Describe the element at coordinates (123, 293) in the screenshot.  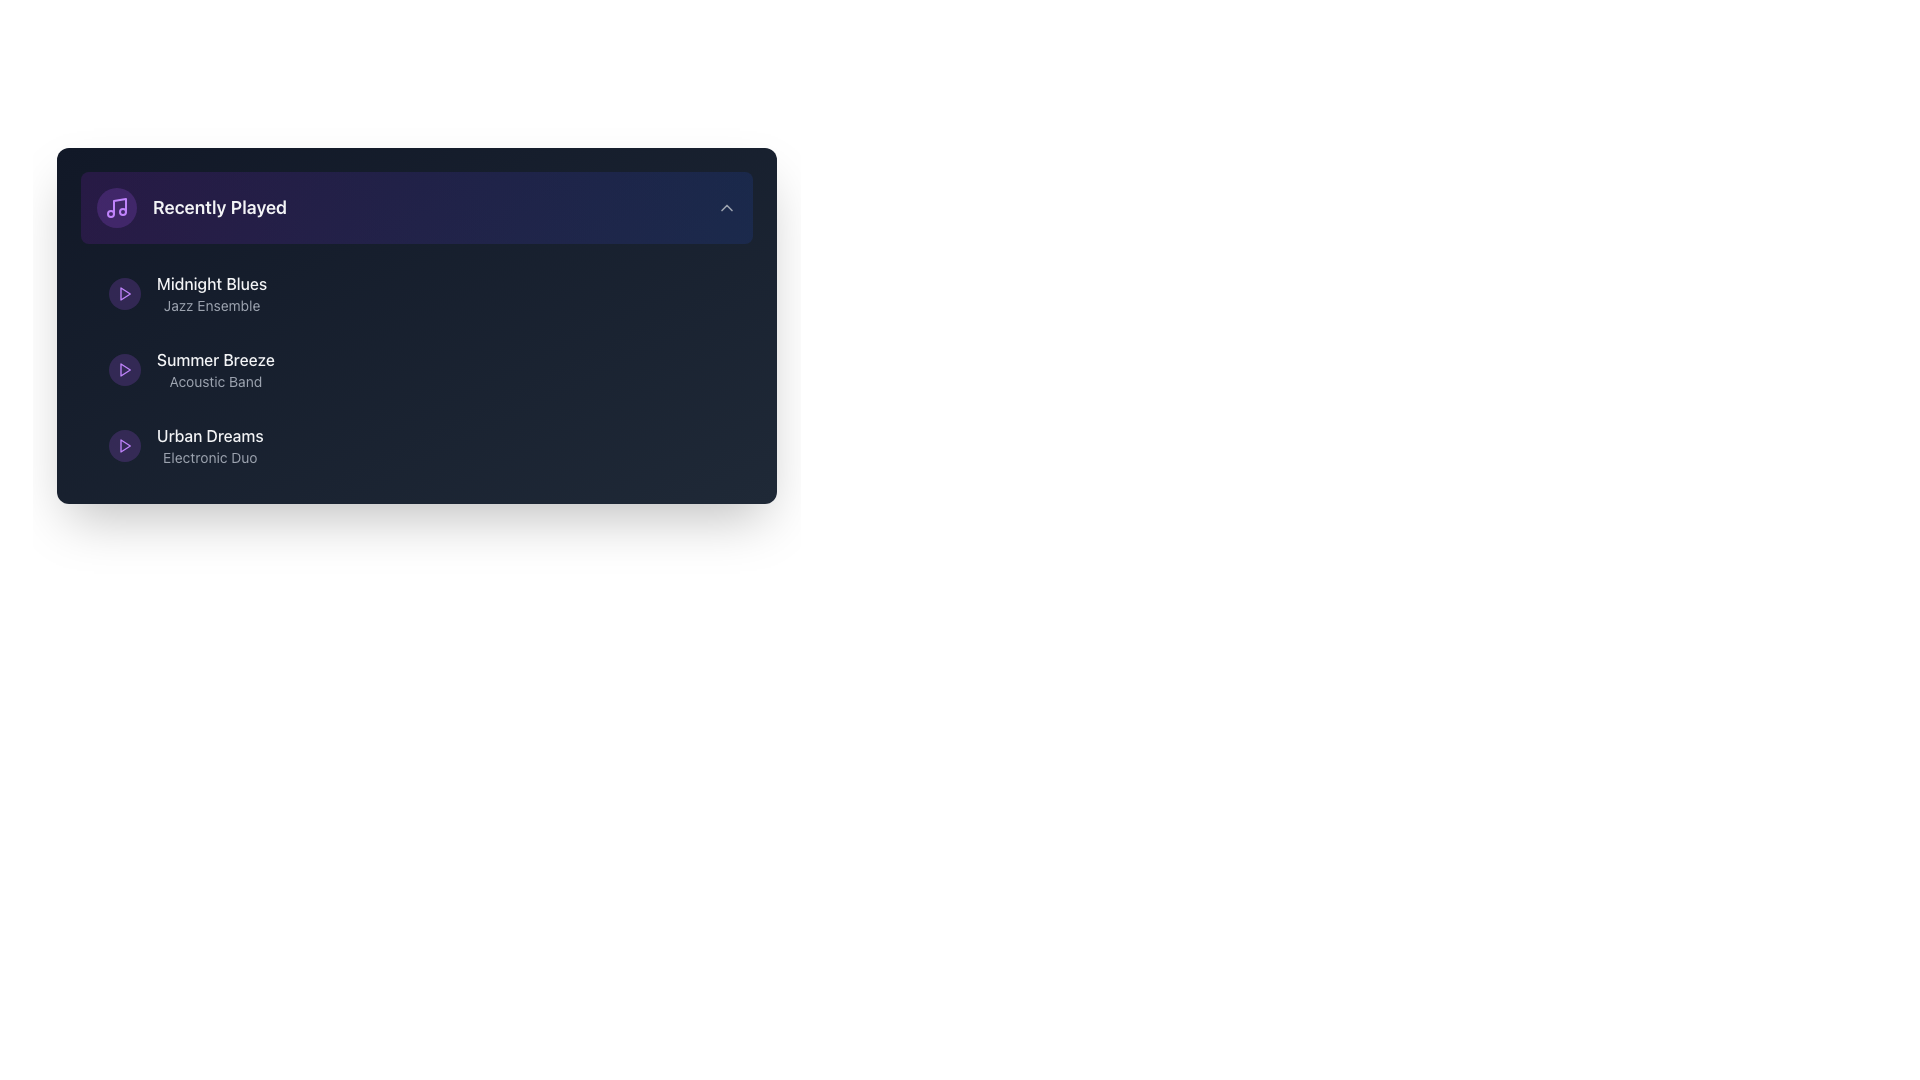
I see `the small purple triangular play button located to the left of the text 'Midnight Blues'` at that location.